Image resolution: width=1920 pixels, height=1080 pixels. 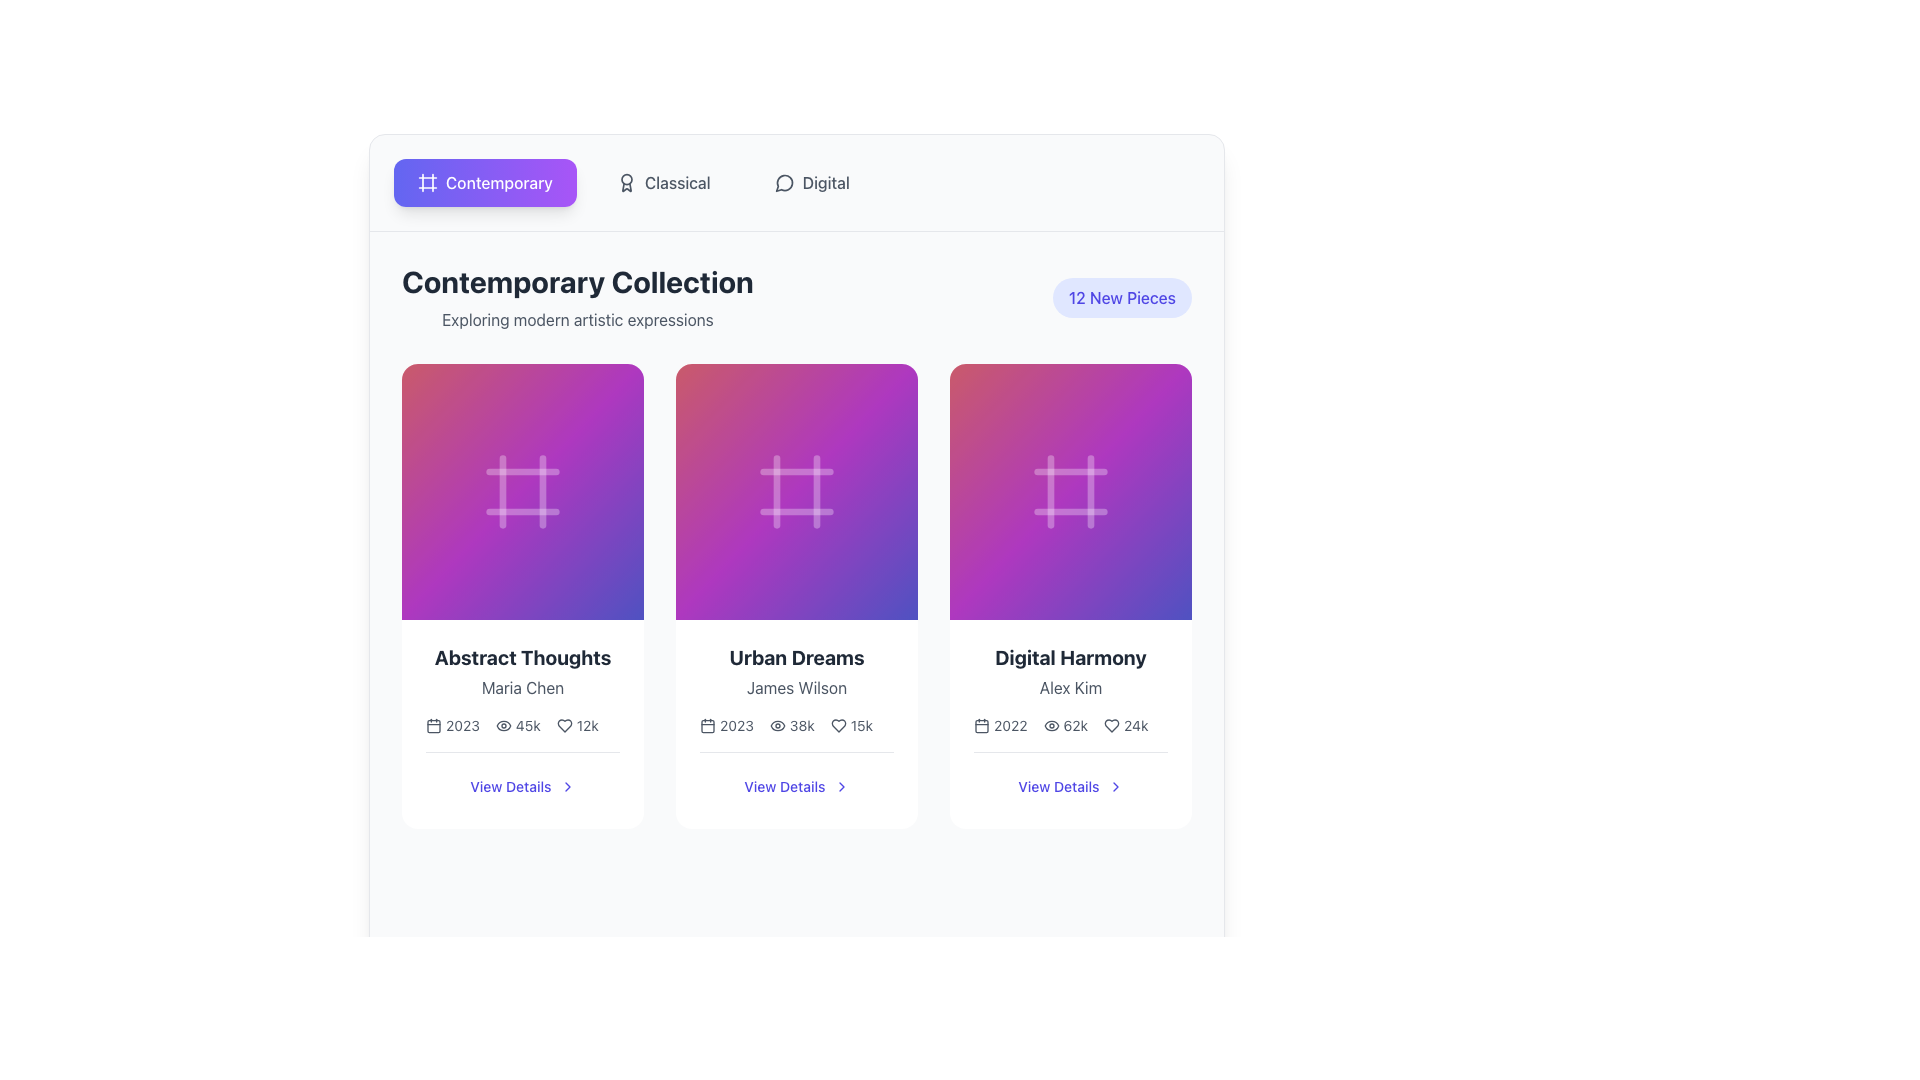 What do you see at coordinates (708, 725) in the screenshot?
I see `the calendar icon located next to the year '2023' in the metadata for the artwork titled 'Urban Dreams'` at bounding box center [708, 725].